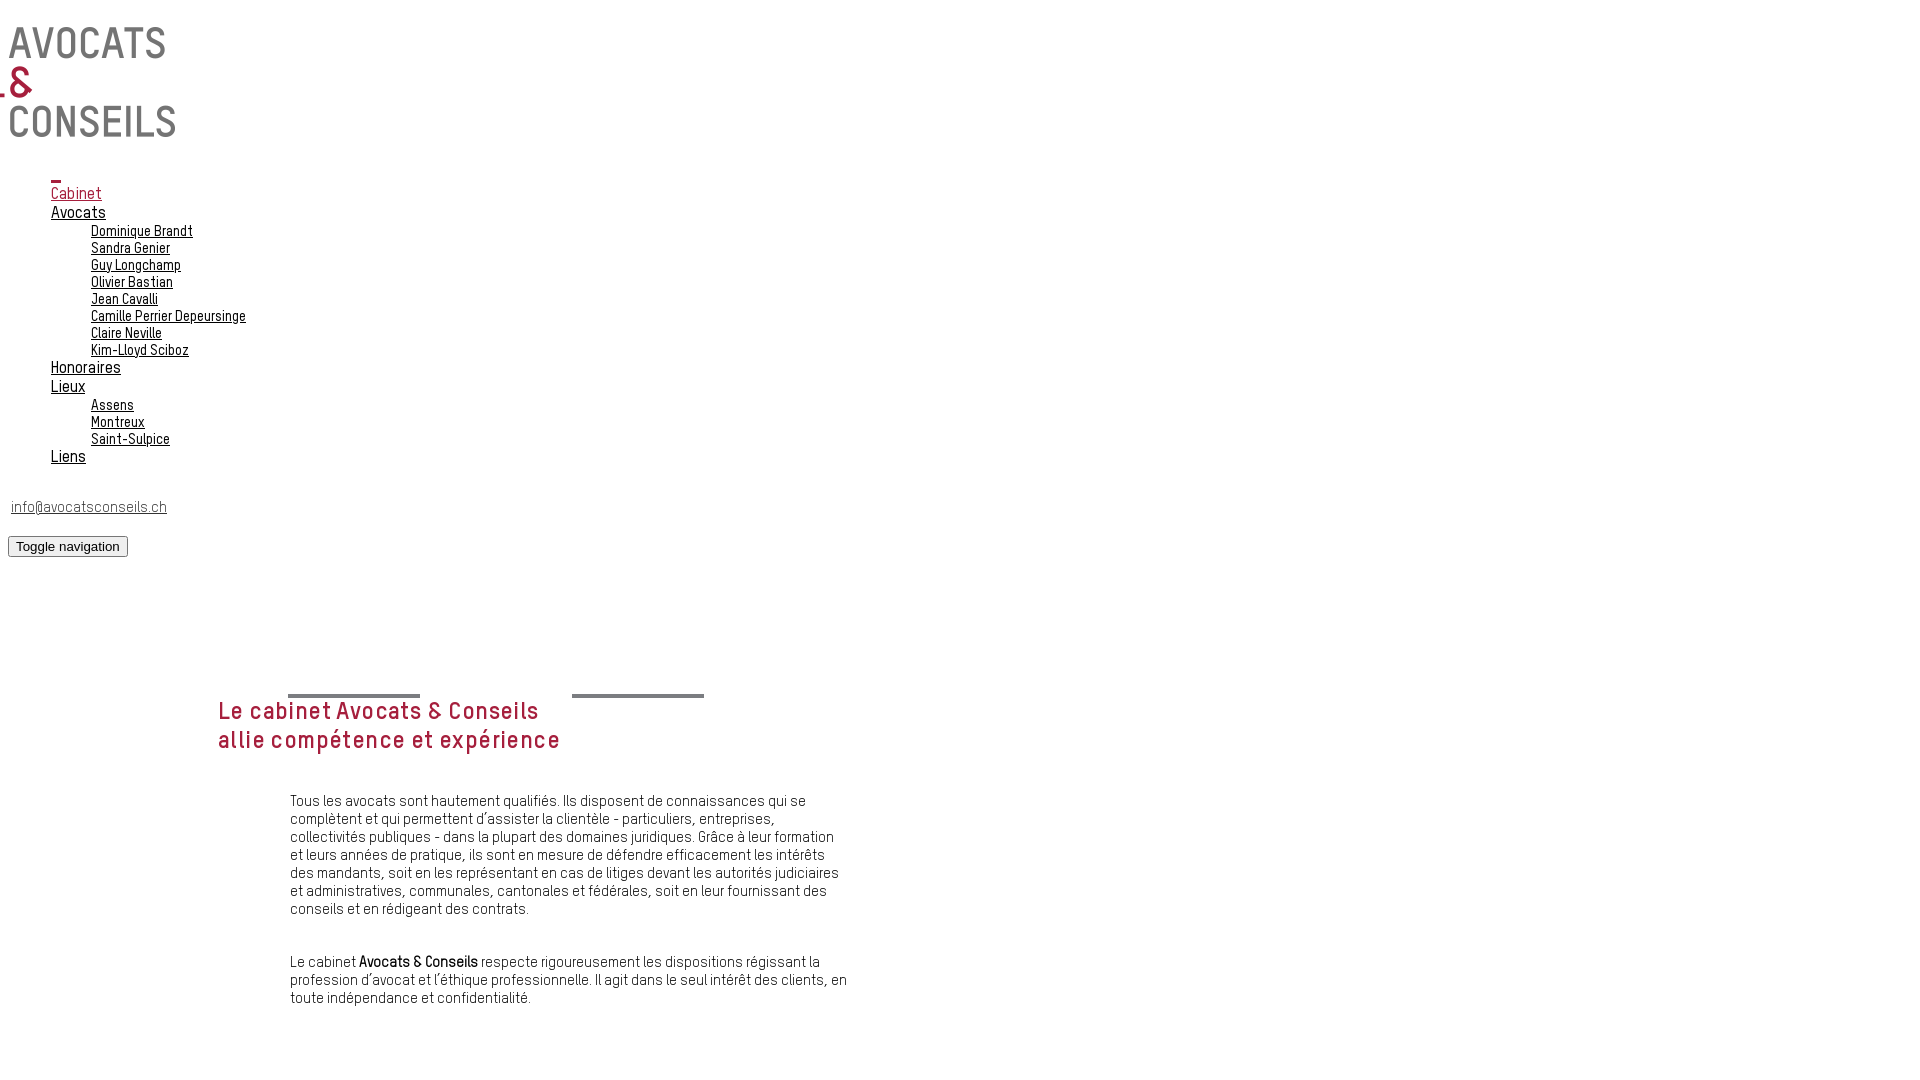 This screenshot has height=1080, width=1920. What do you see at coordinates (111, 405) in the screenshot?
I see `'Assens'` at bounding box center [111, 405].